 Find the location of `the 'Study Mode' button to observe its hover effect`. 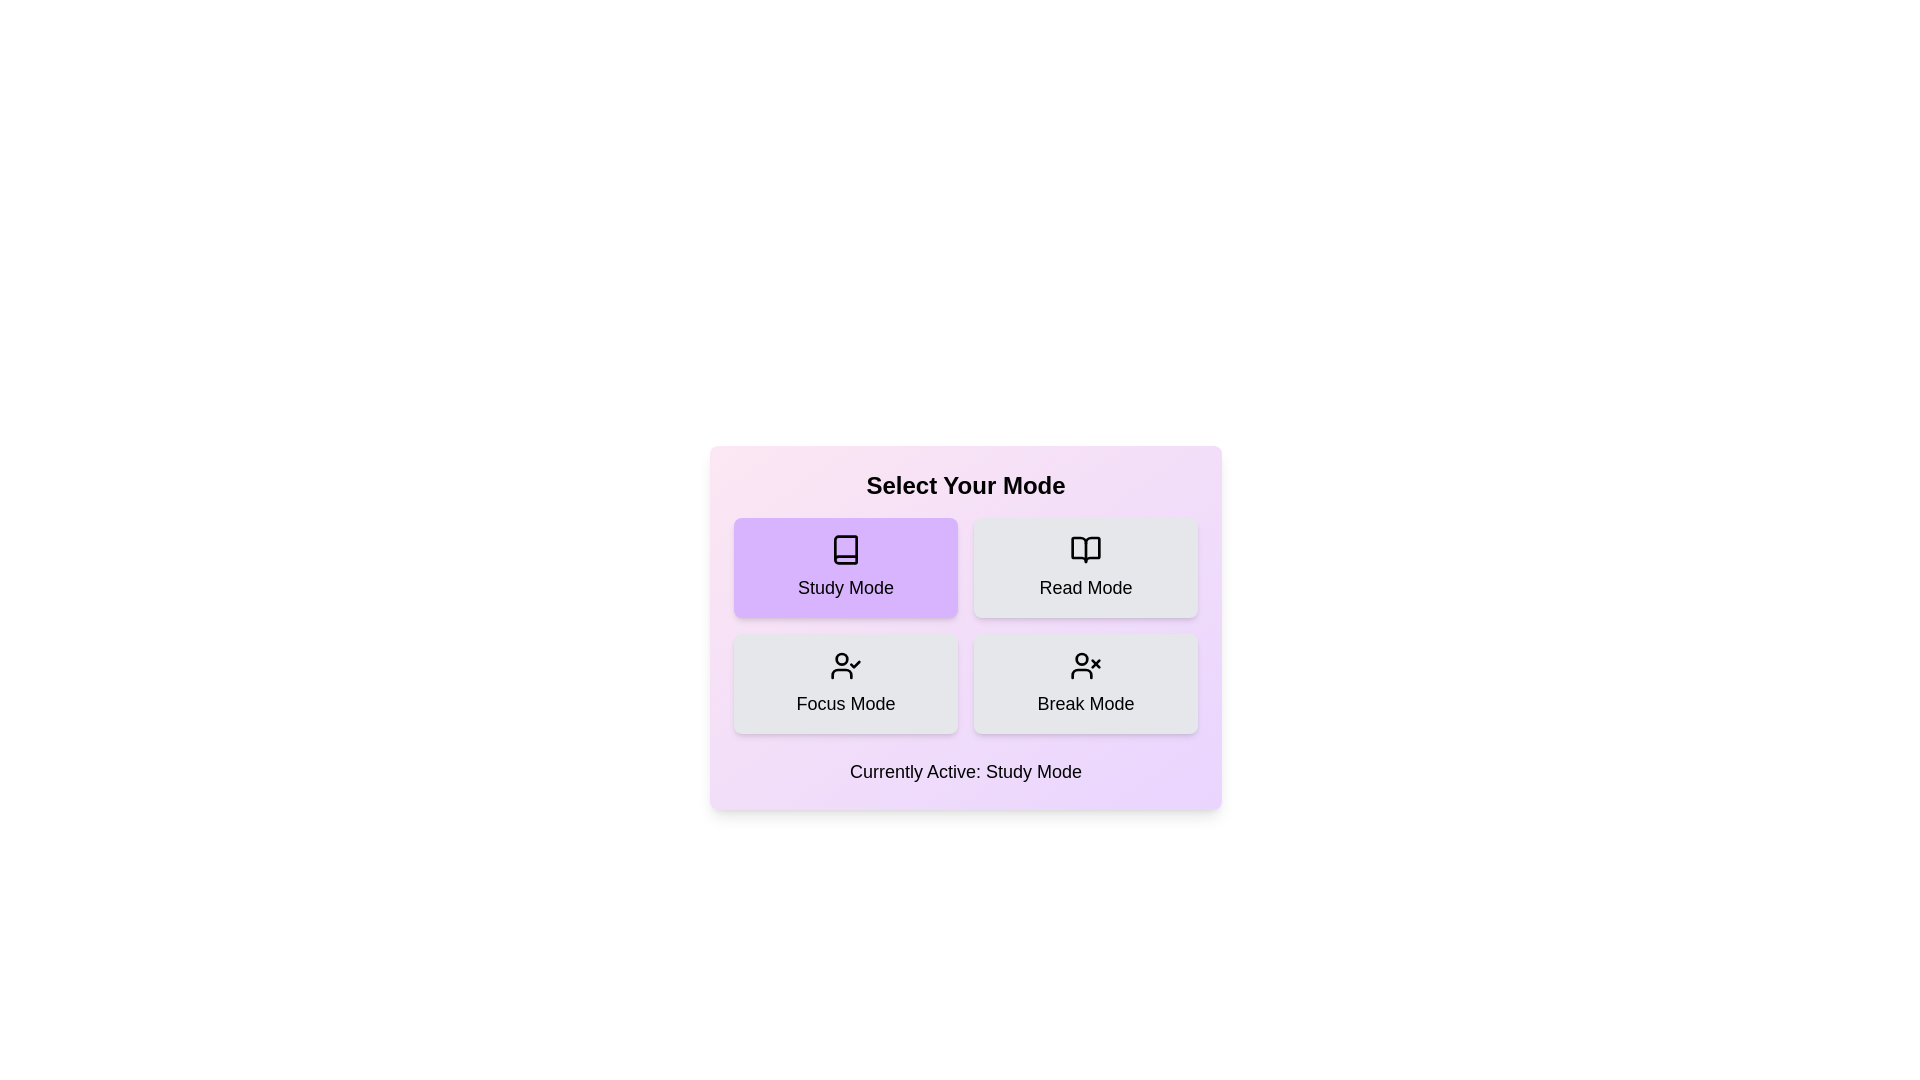

the 'Study Mode' button to observe its hover effect is located at coordinates (845, 567).